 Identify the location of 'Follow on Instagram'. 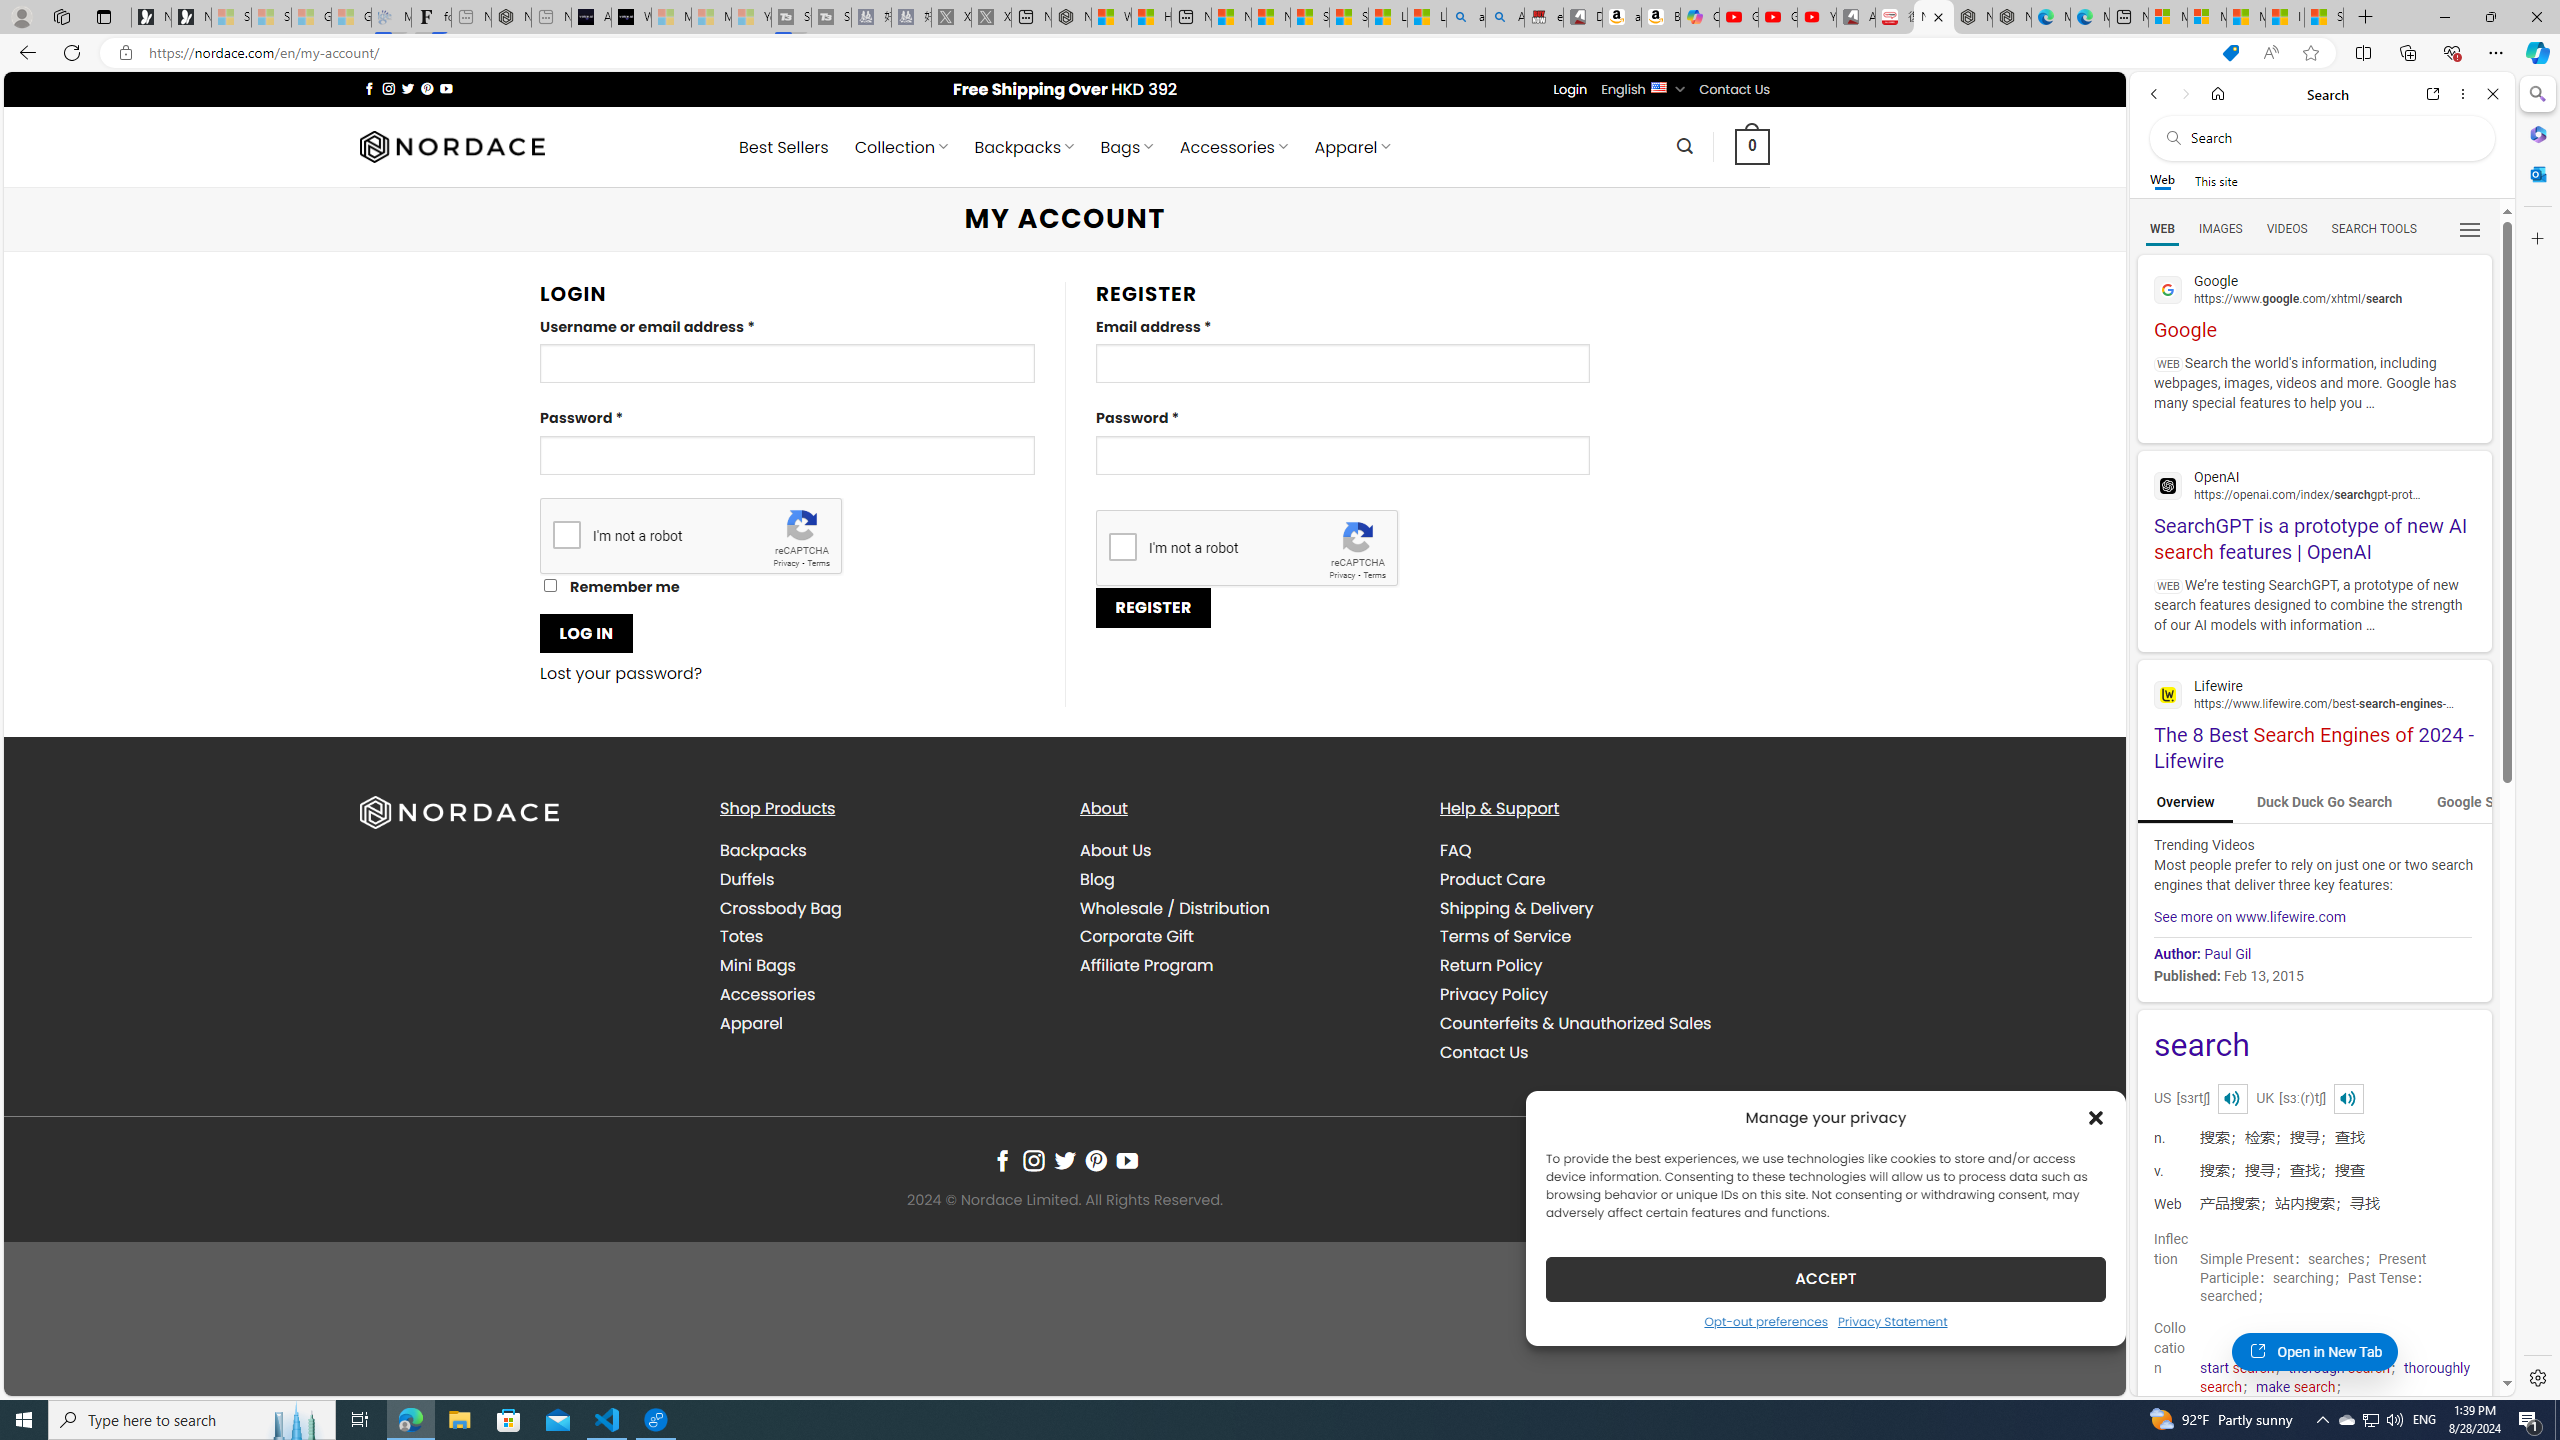
(1034, 1160).